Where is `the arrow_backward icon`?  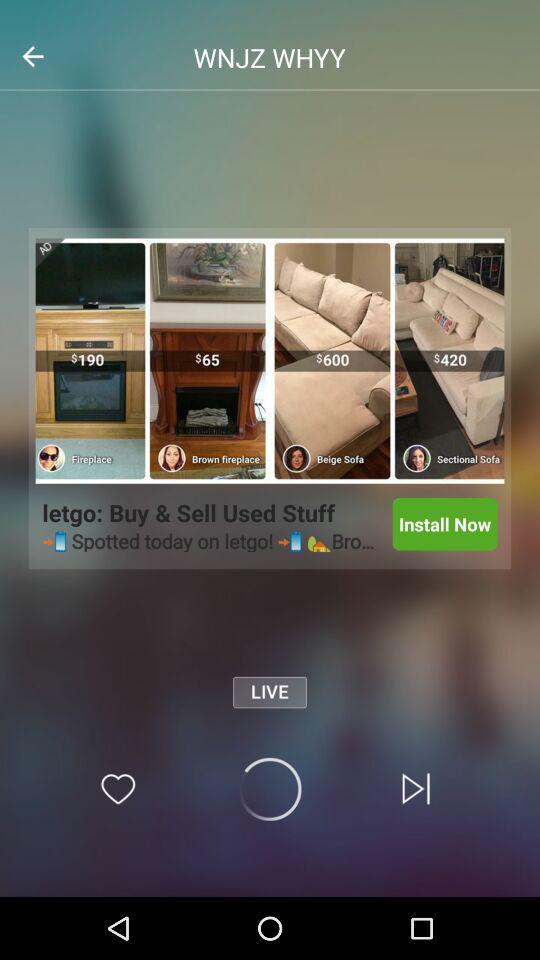 the arrow_backward icon is located at coordinates (31, 55).